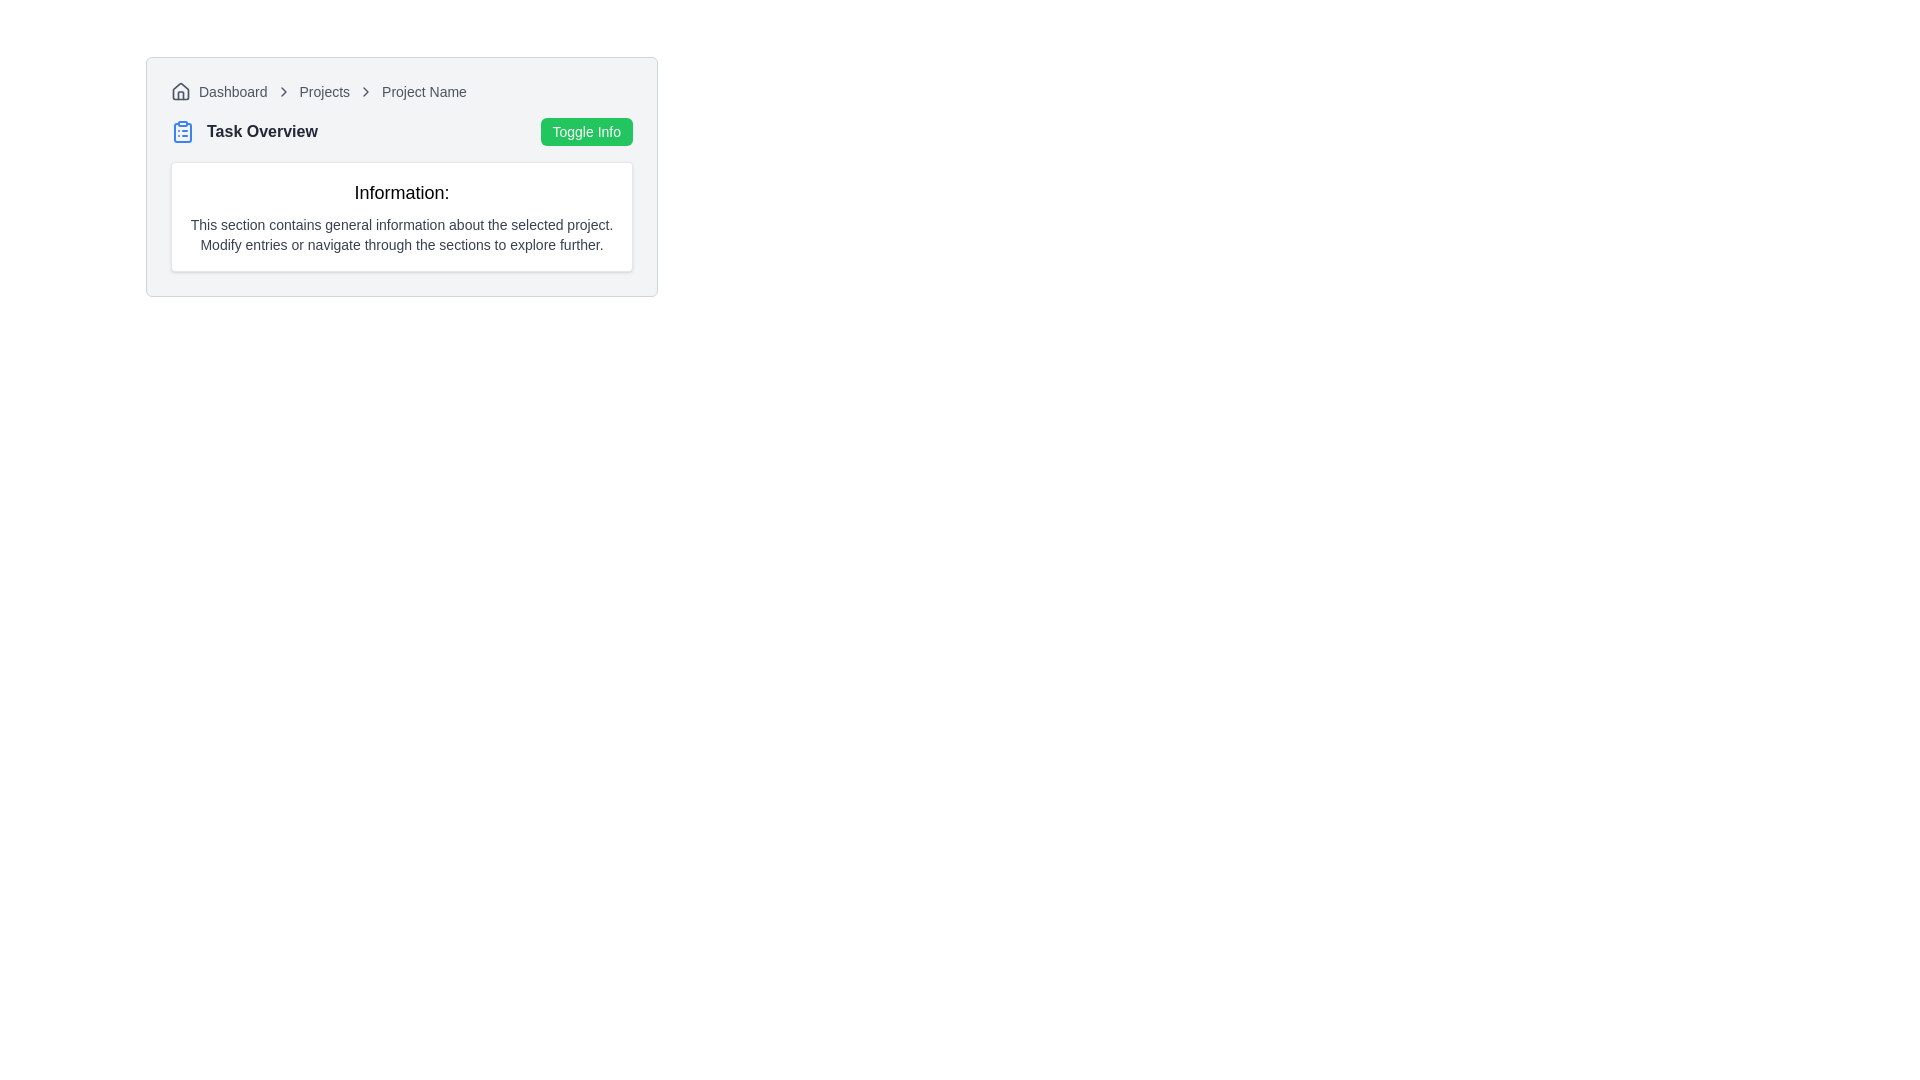 The height and width of the screenshot is (1080, 1920). What do you see at coordinates (282, 92) in the screenshot?
I see `the right-facing chevron arrow icon located between the 'Dashboard' and 'Projects' texts in the breadcrumb navigation bar at the top-left of the application interface` at bounding box center [282, 92].